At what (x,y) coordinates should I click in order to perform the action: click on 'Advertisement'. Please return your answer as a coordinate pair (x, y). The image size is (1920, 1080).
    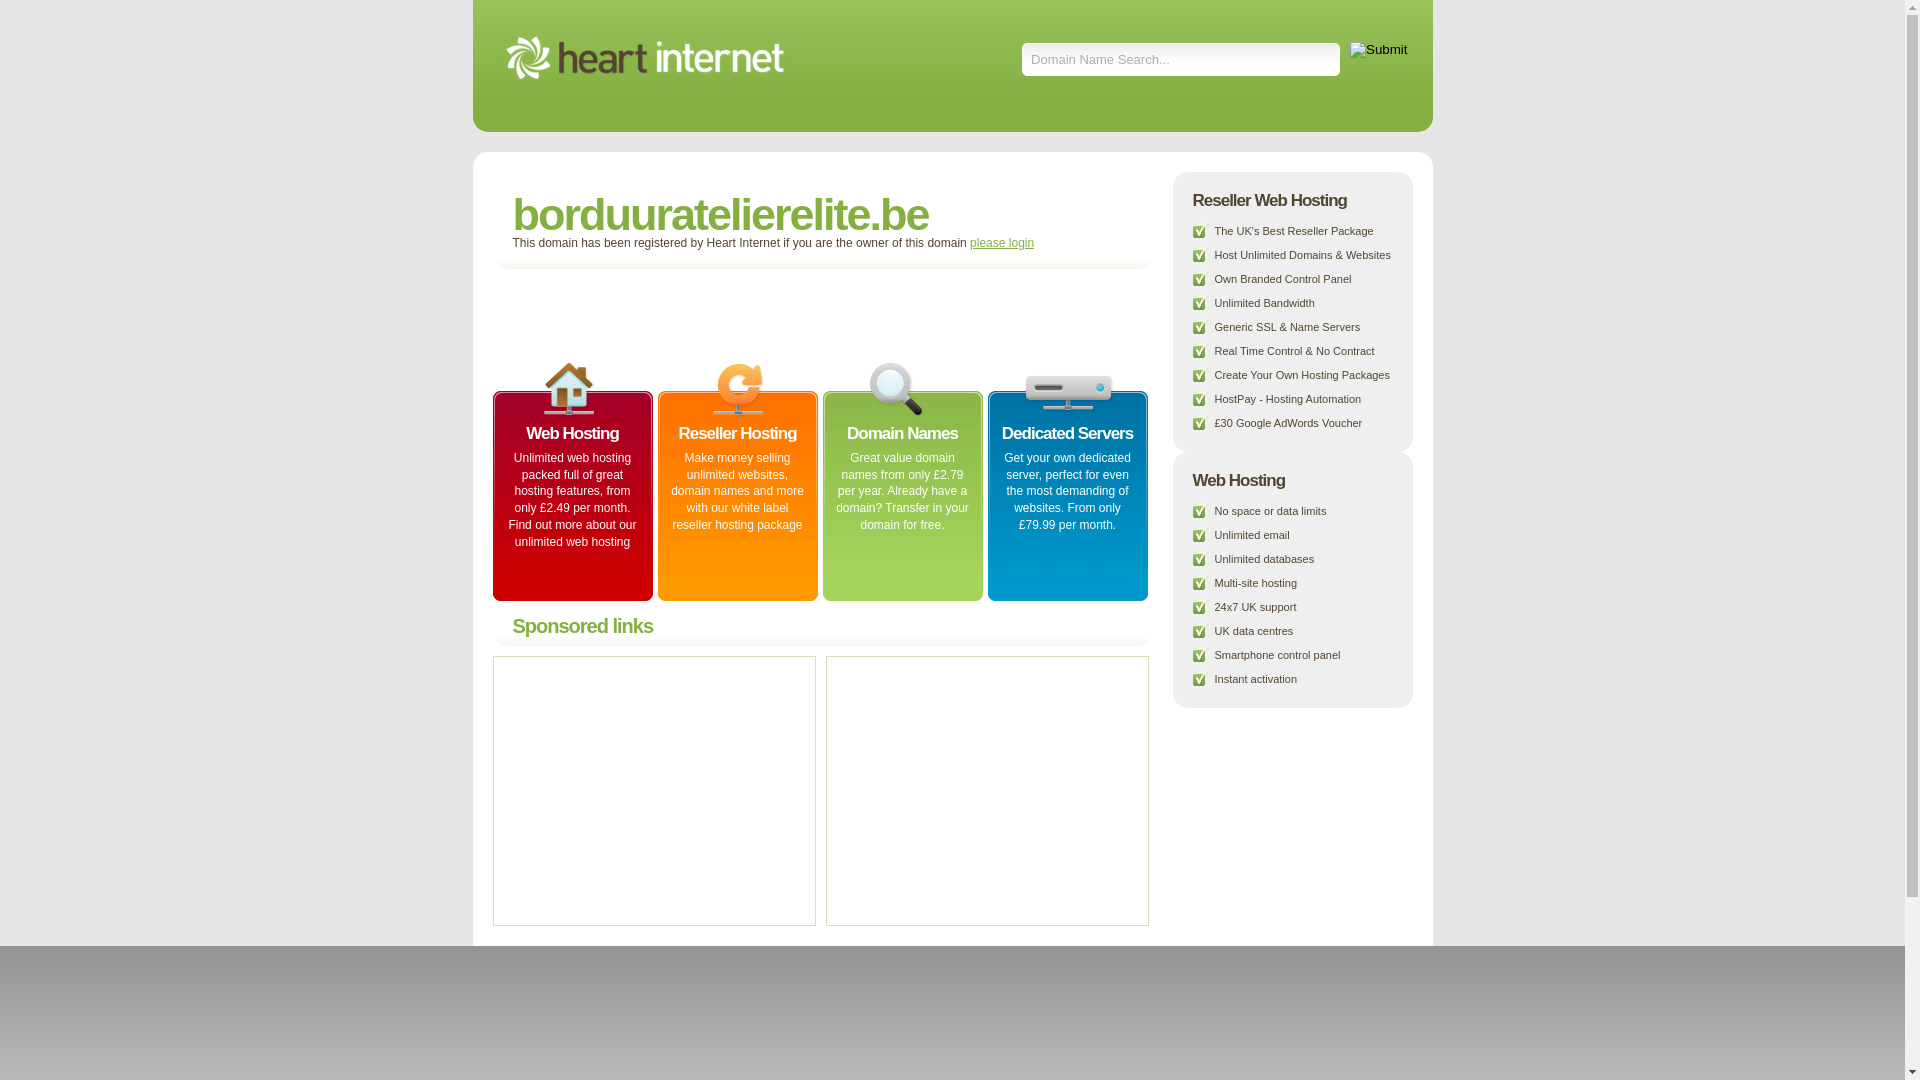
    Looking at the image, I should click on (734, 313).